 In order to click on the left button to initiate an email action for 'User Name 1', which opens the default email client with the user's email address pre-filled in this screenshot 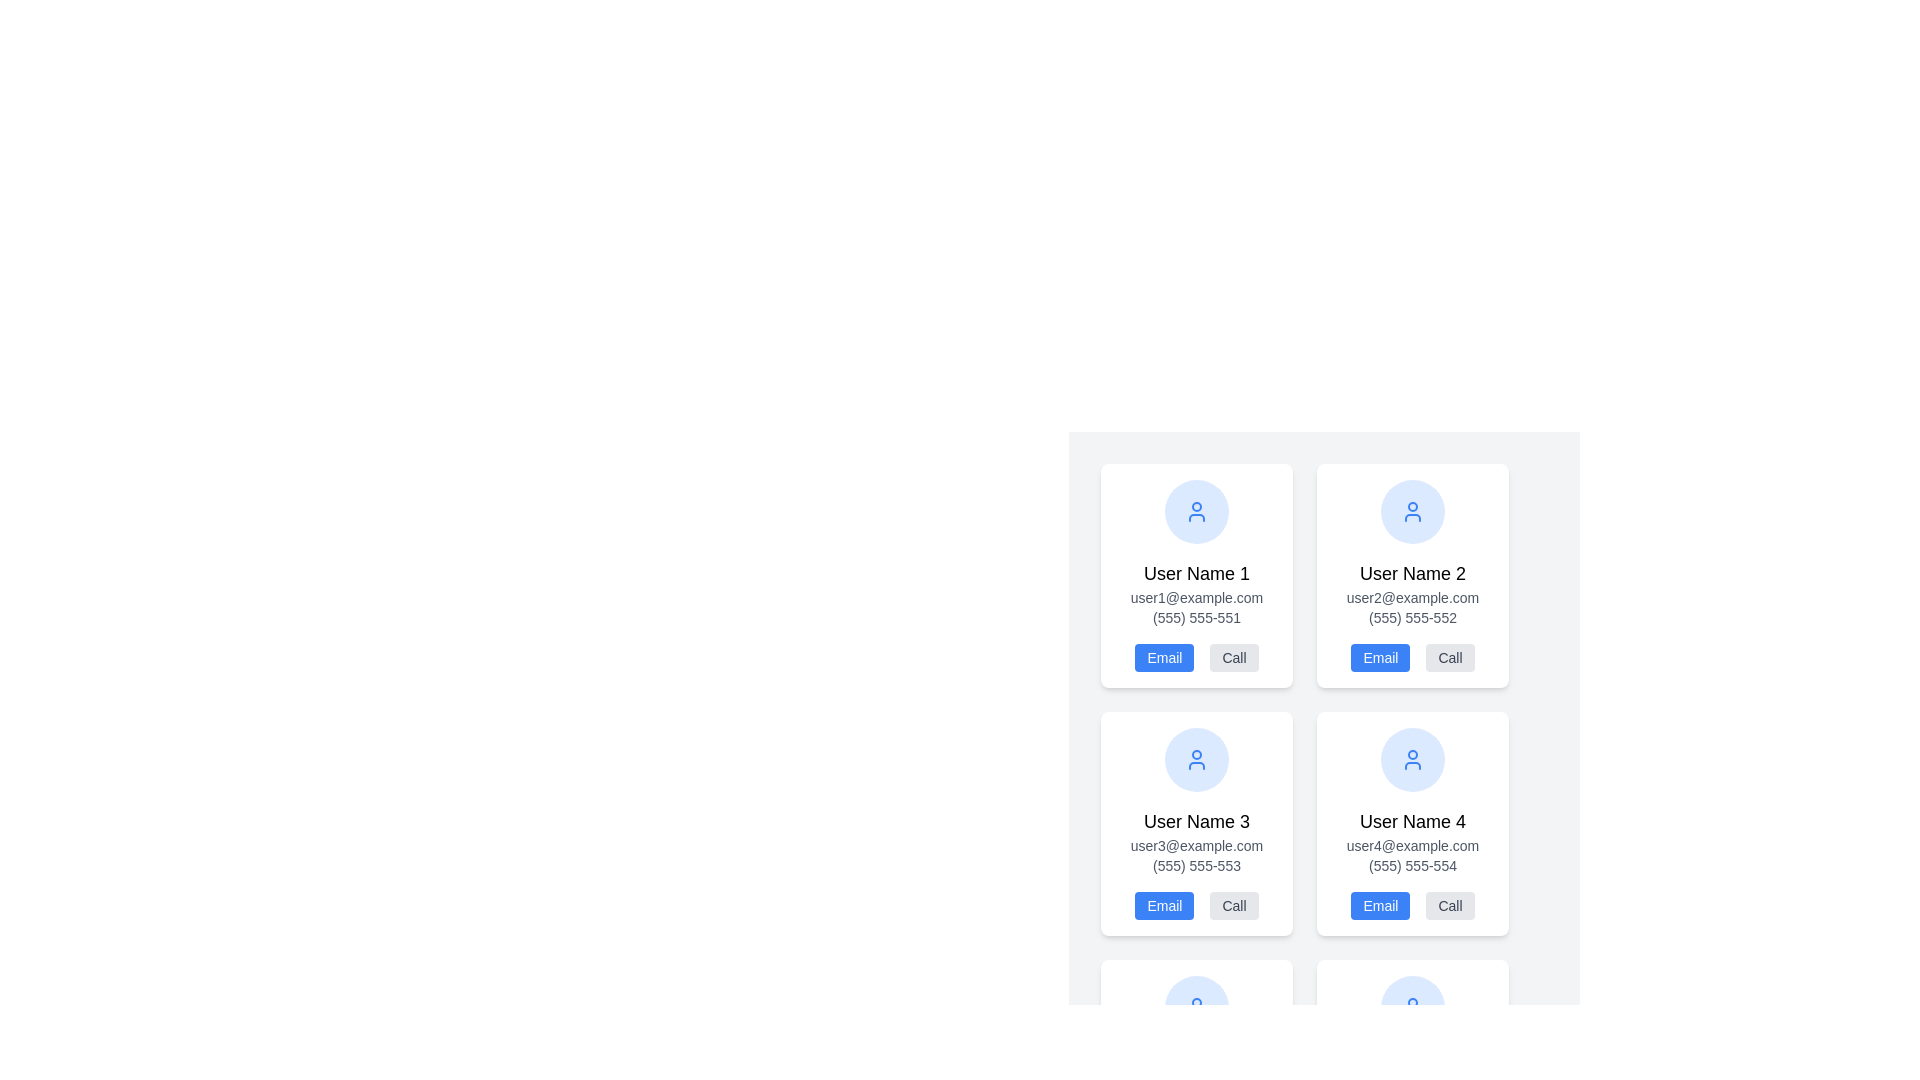, I will do `click(1164, 658)`.